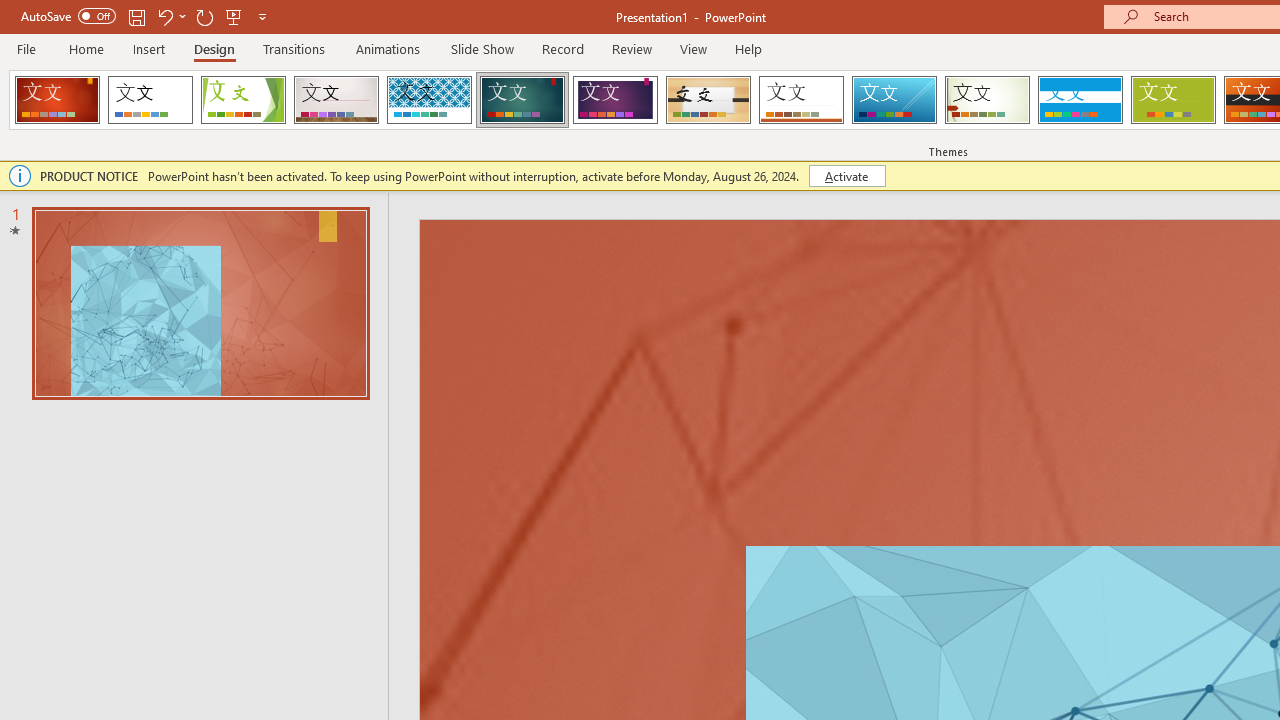  I want to click on 'Wisp', so click(987, 100).